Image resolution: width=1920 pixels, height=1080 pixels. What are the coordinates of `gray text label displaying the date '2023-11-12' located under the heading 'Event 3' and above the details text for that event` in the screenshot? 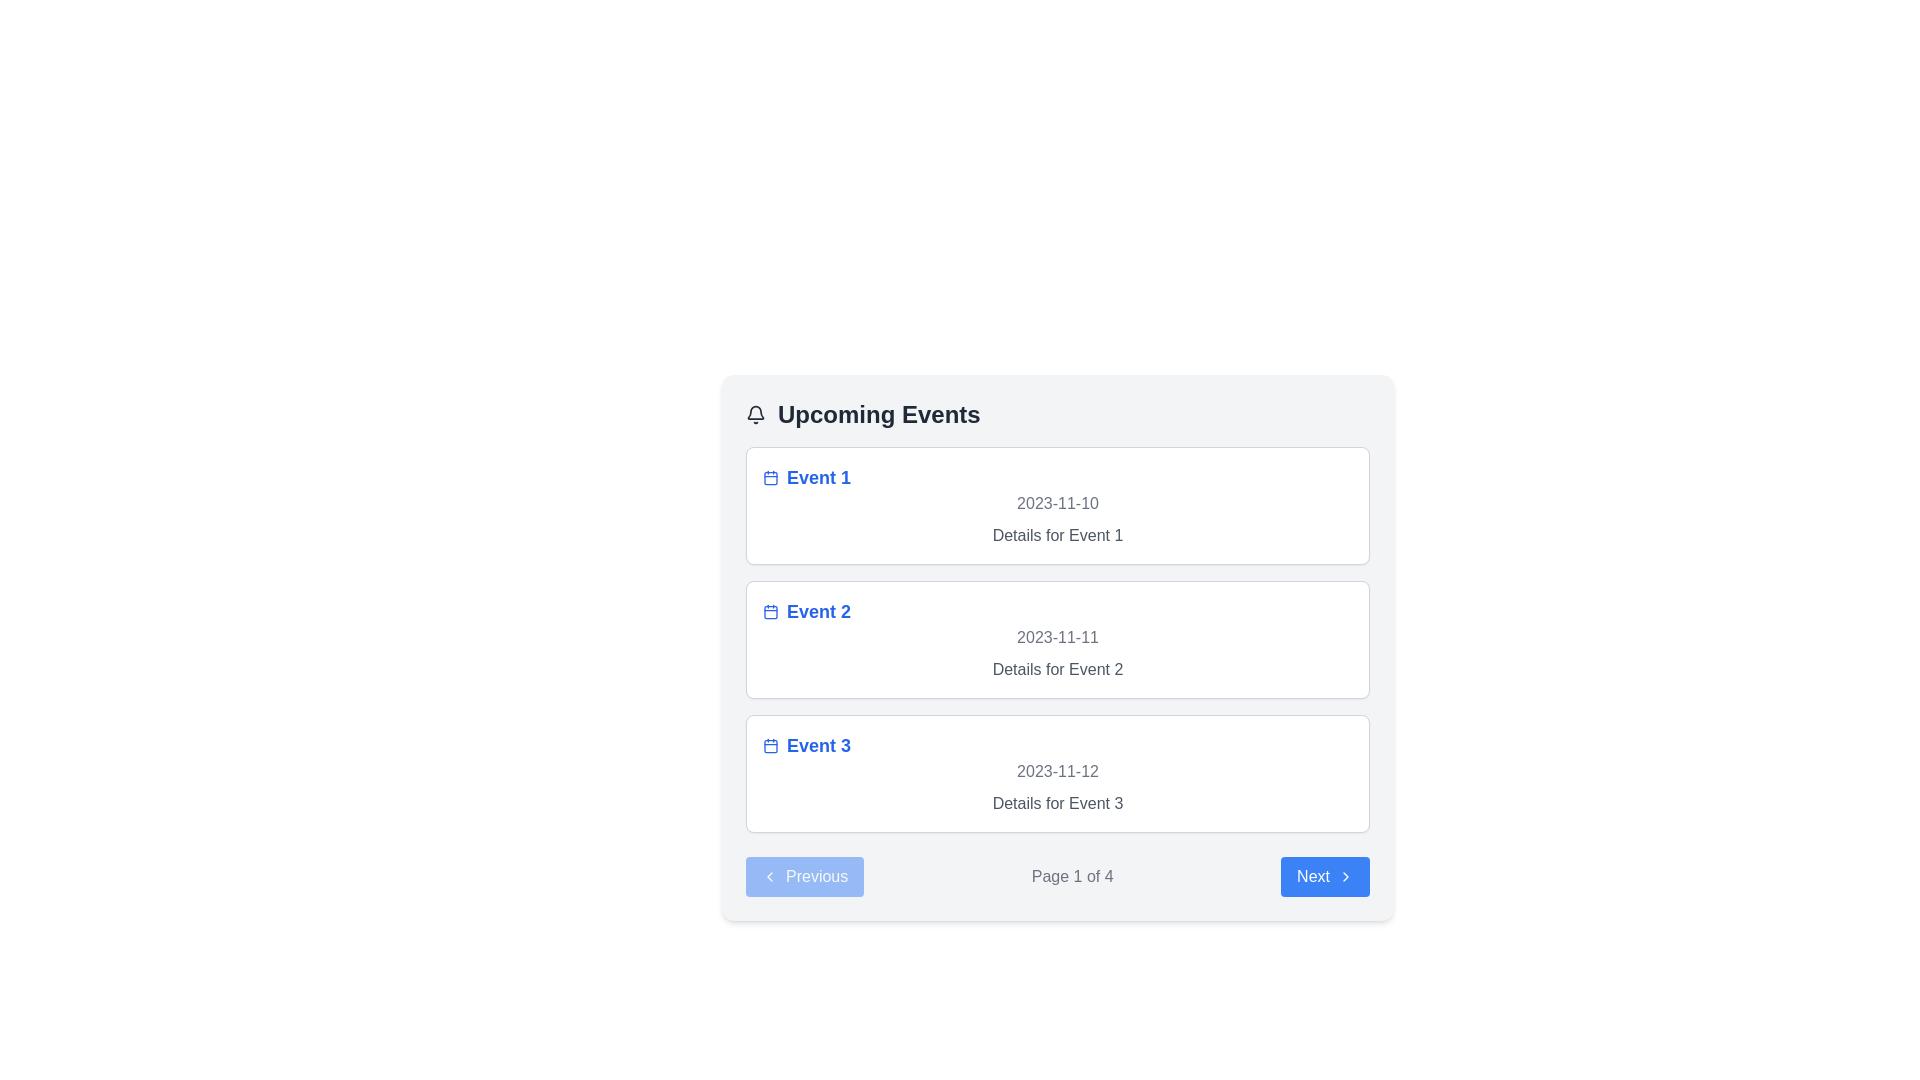 It's located at (1056, 770).